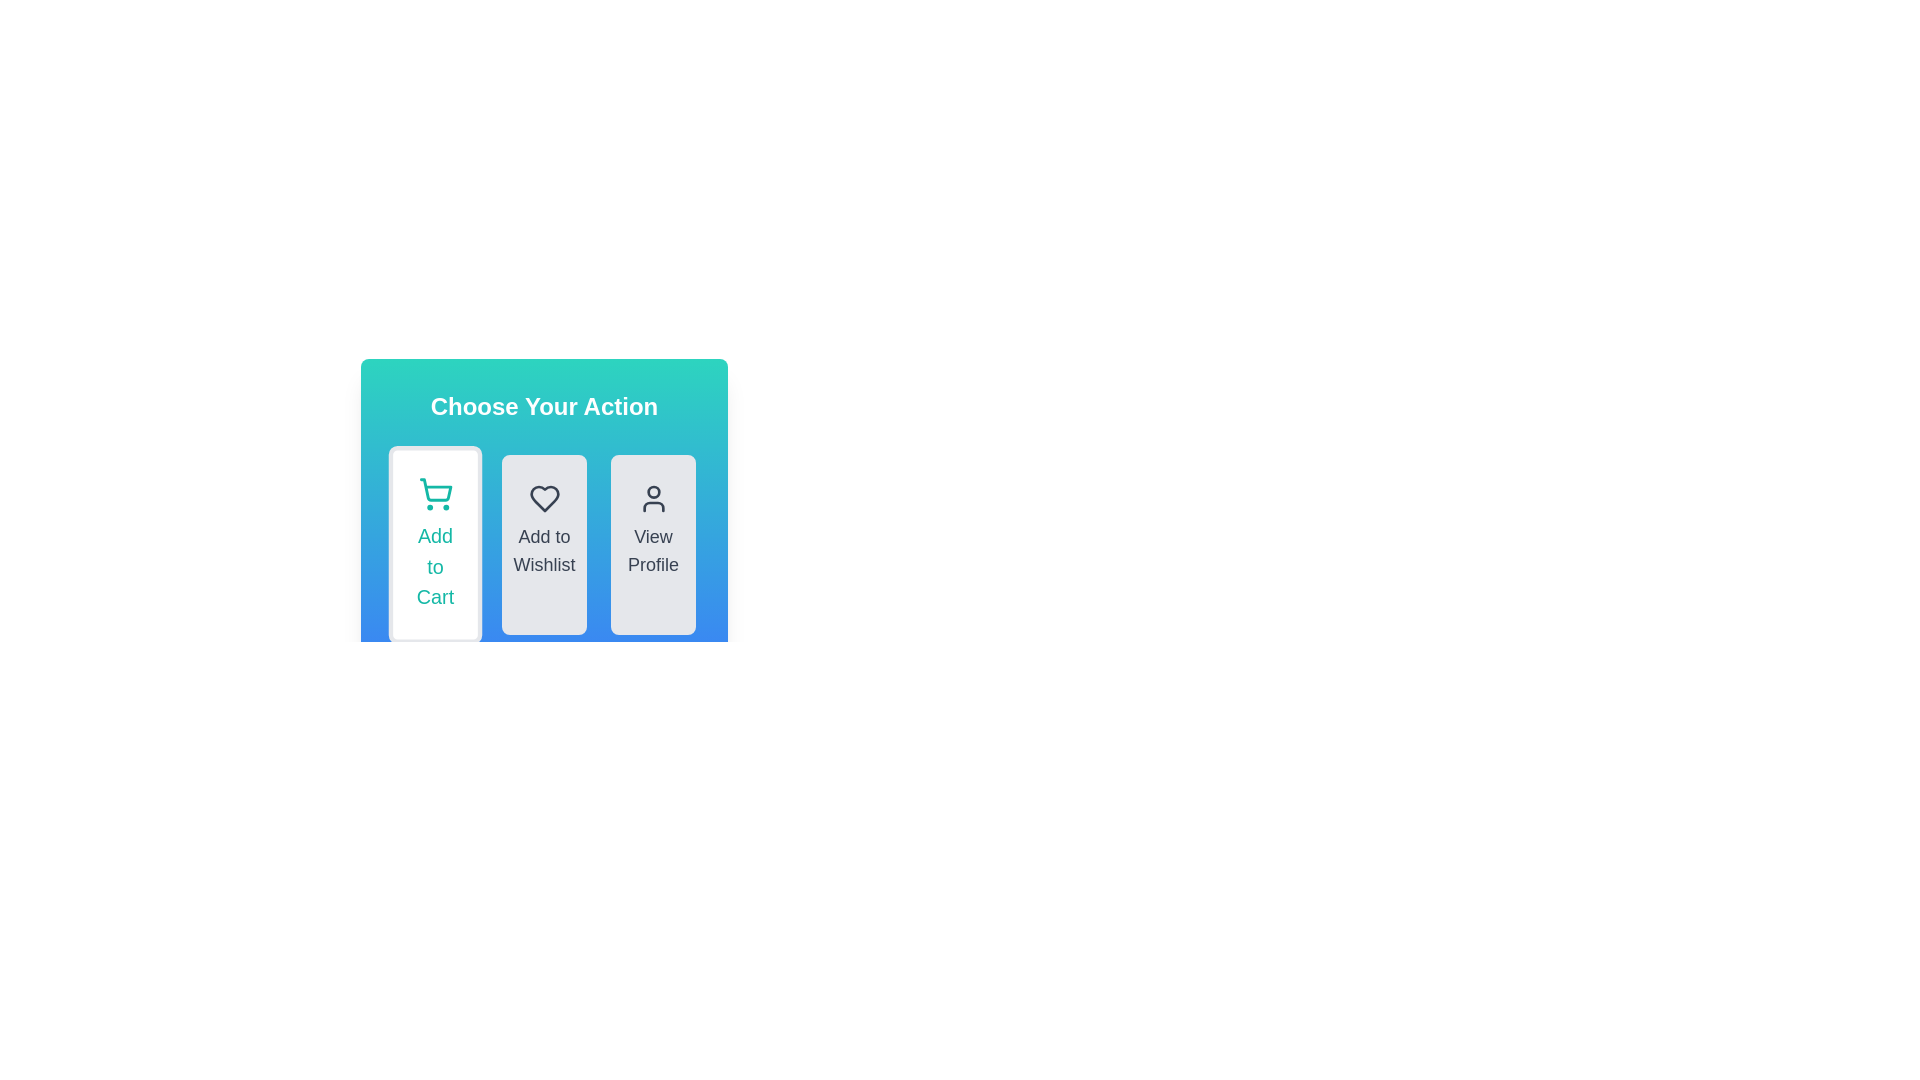 This screenshot has height=1080, width=1920. Describe the element at coordinates (544, 497) in the screenshot. I see `the heart icon located at the top center of the 'Add to Wishlist' button in the center panel` at that location.